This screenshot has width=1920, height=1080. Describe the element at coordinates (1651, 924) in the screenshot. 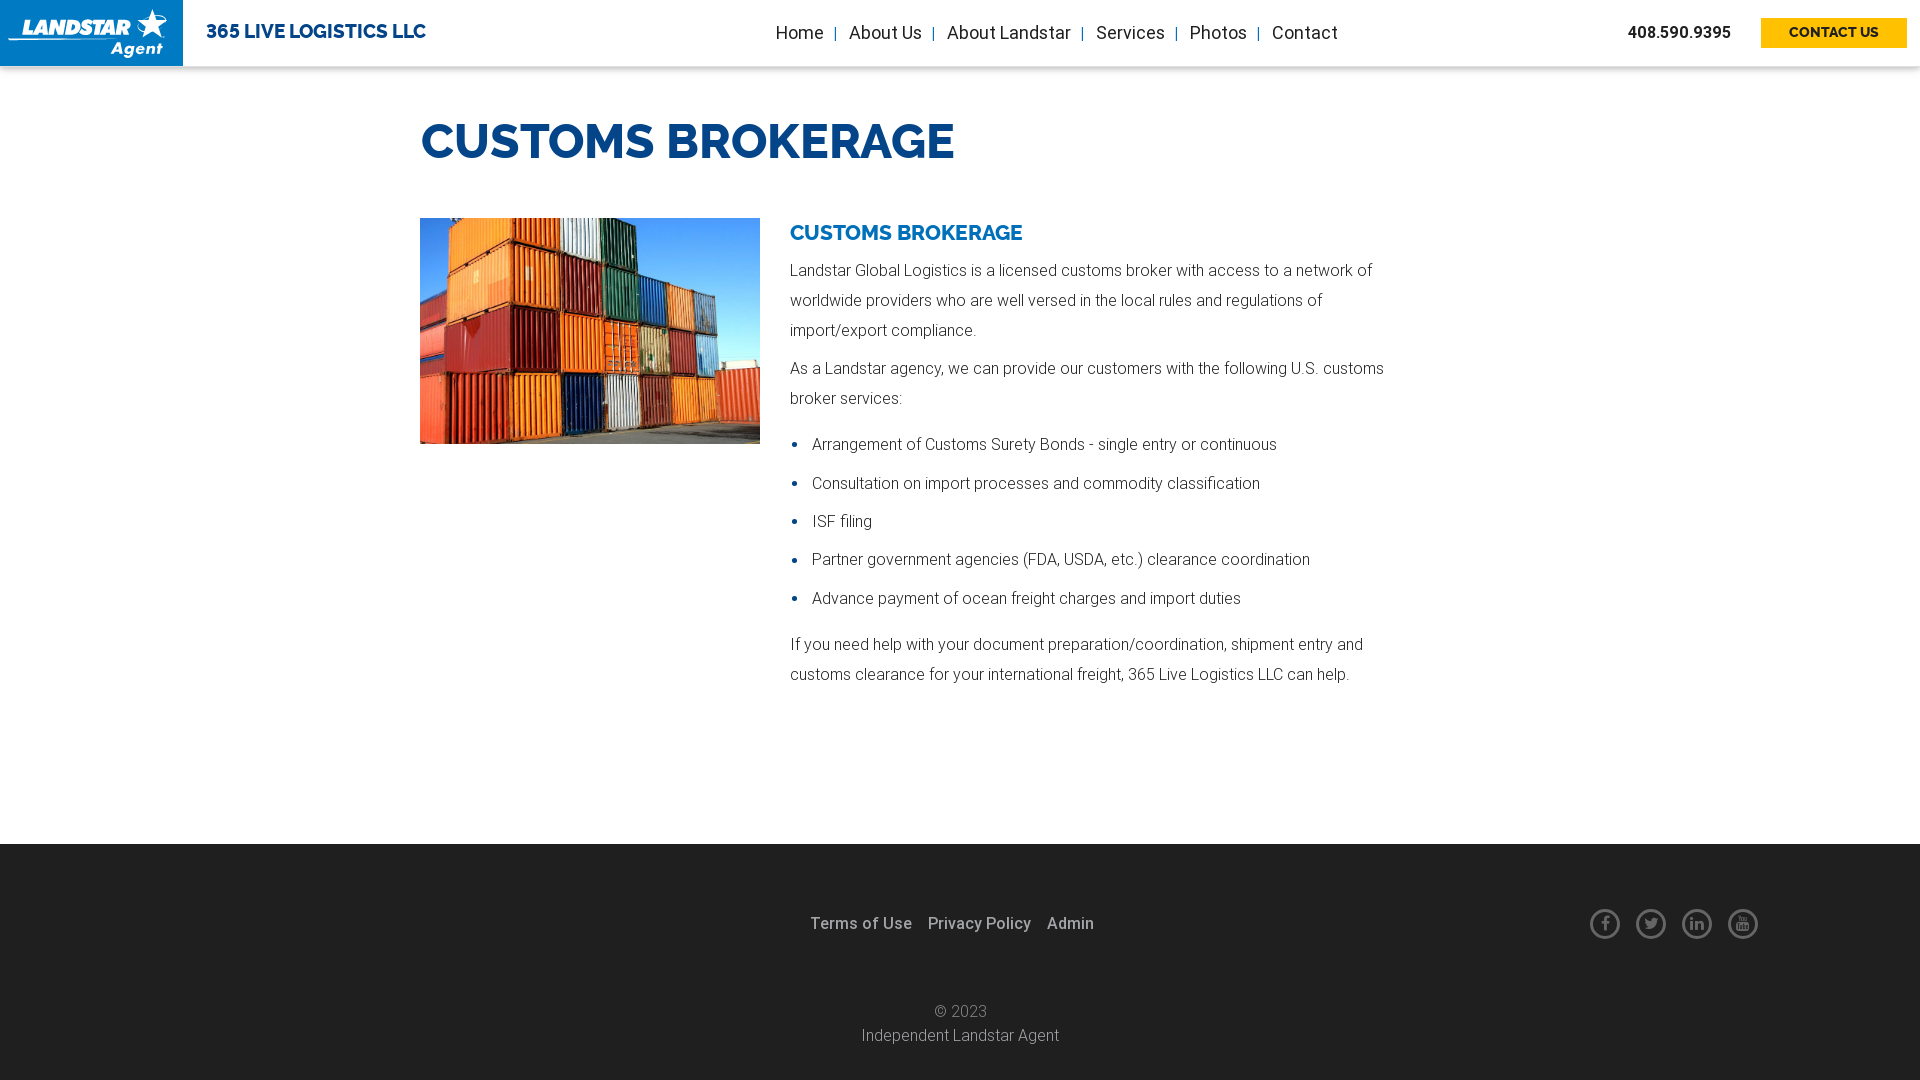

I see `'twitter'` at that location.